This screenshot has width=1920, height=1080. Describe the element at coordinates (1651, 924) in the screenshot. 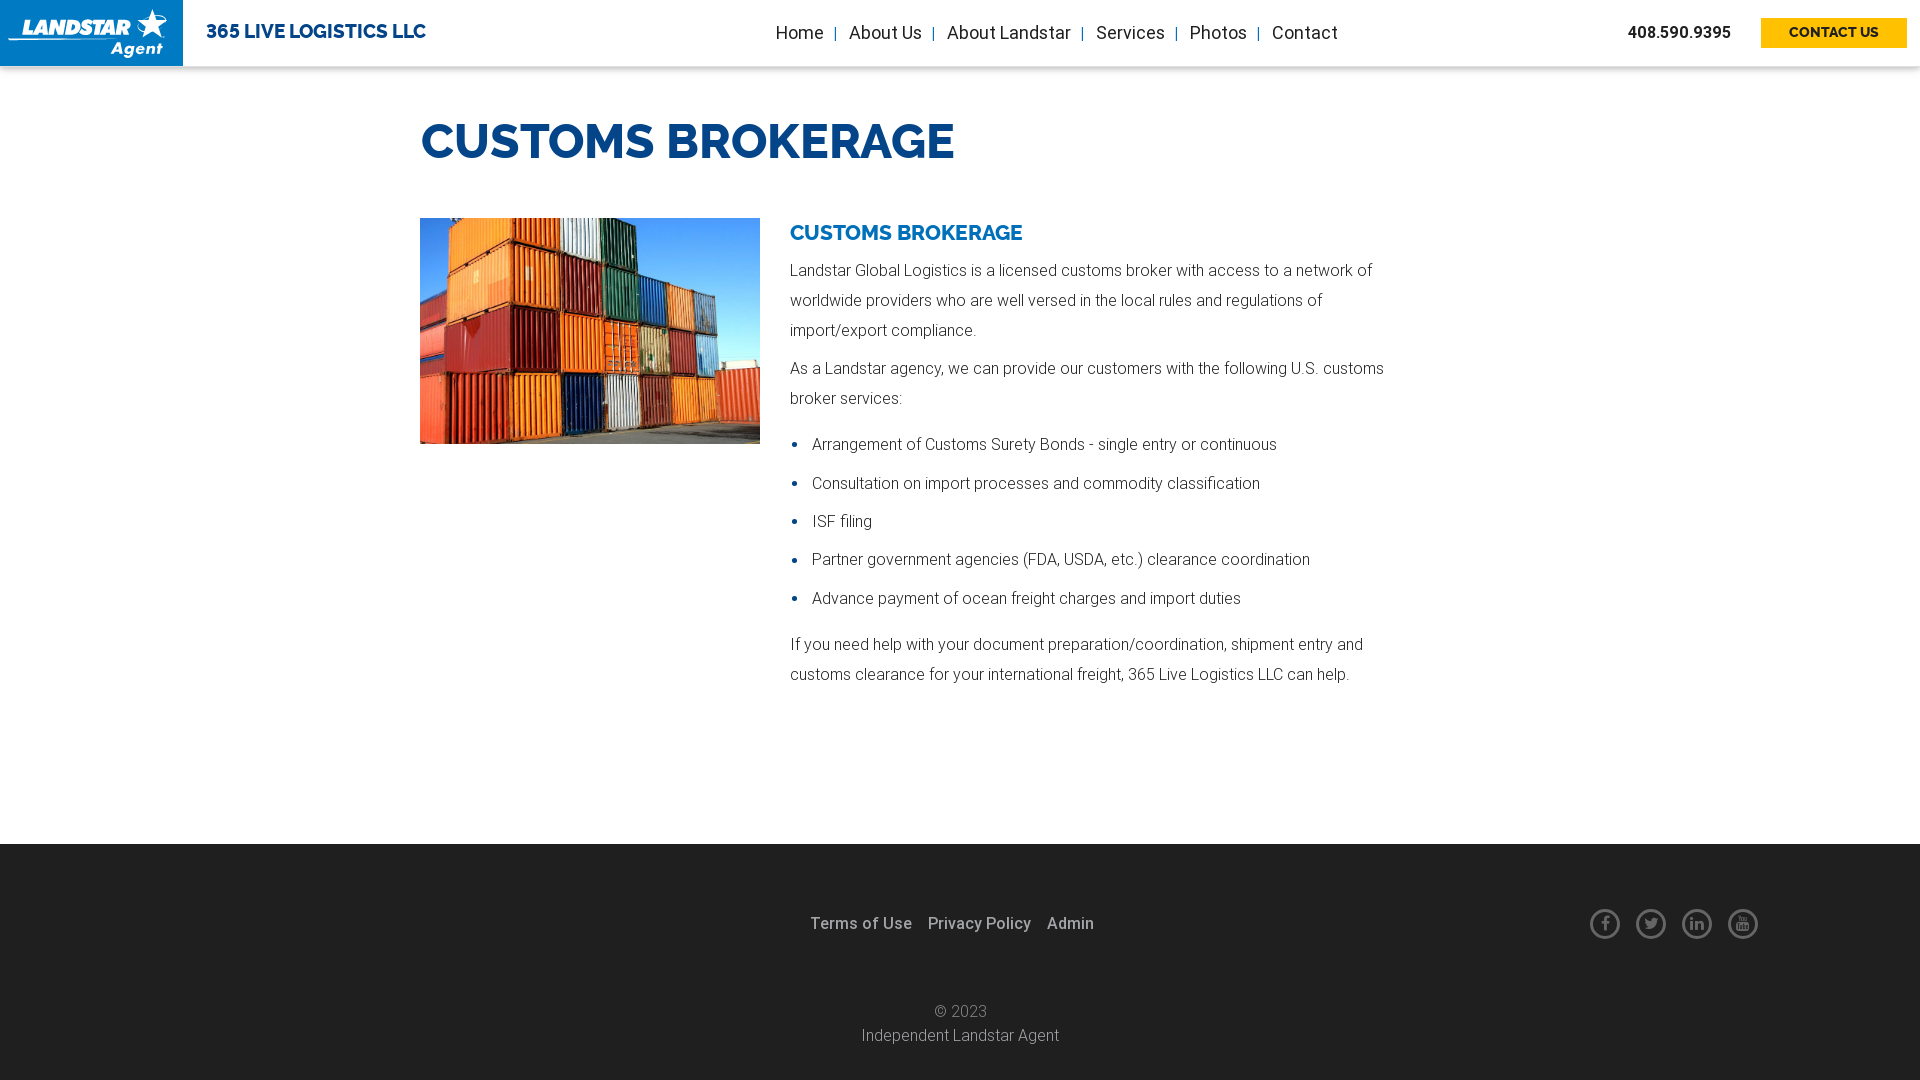

I see `'twitter'` at that location.